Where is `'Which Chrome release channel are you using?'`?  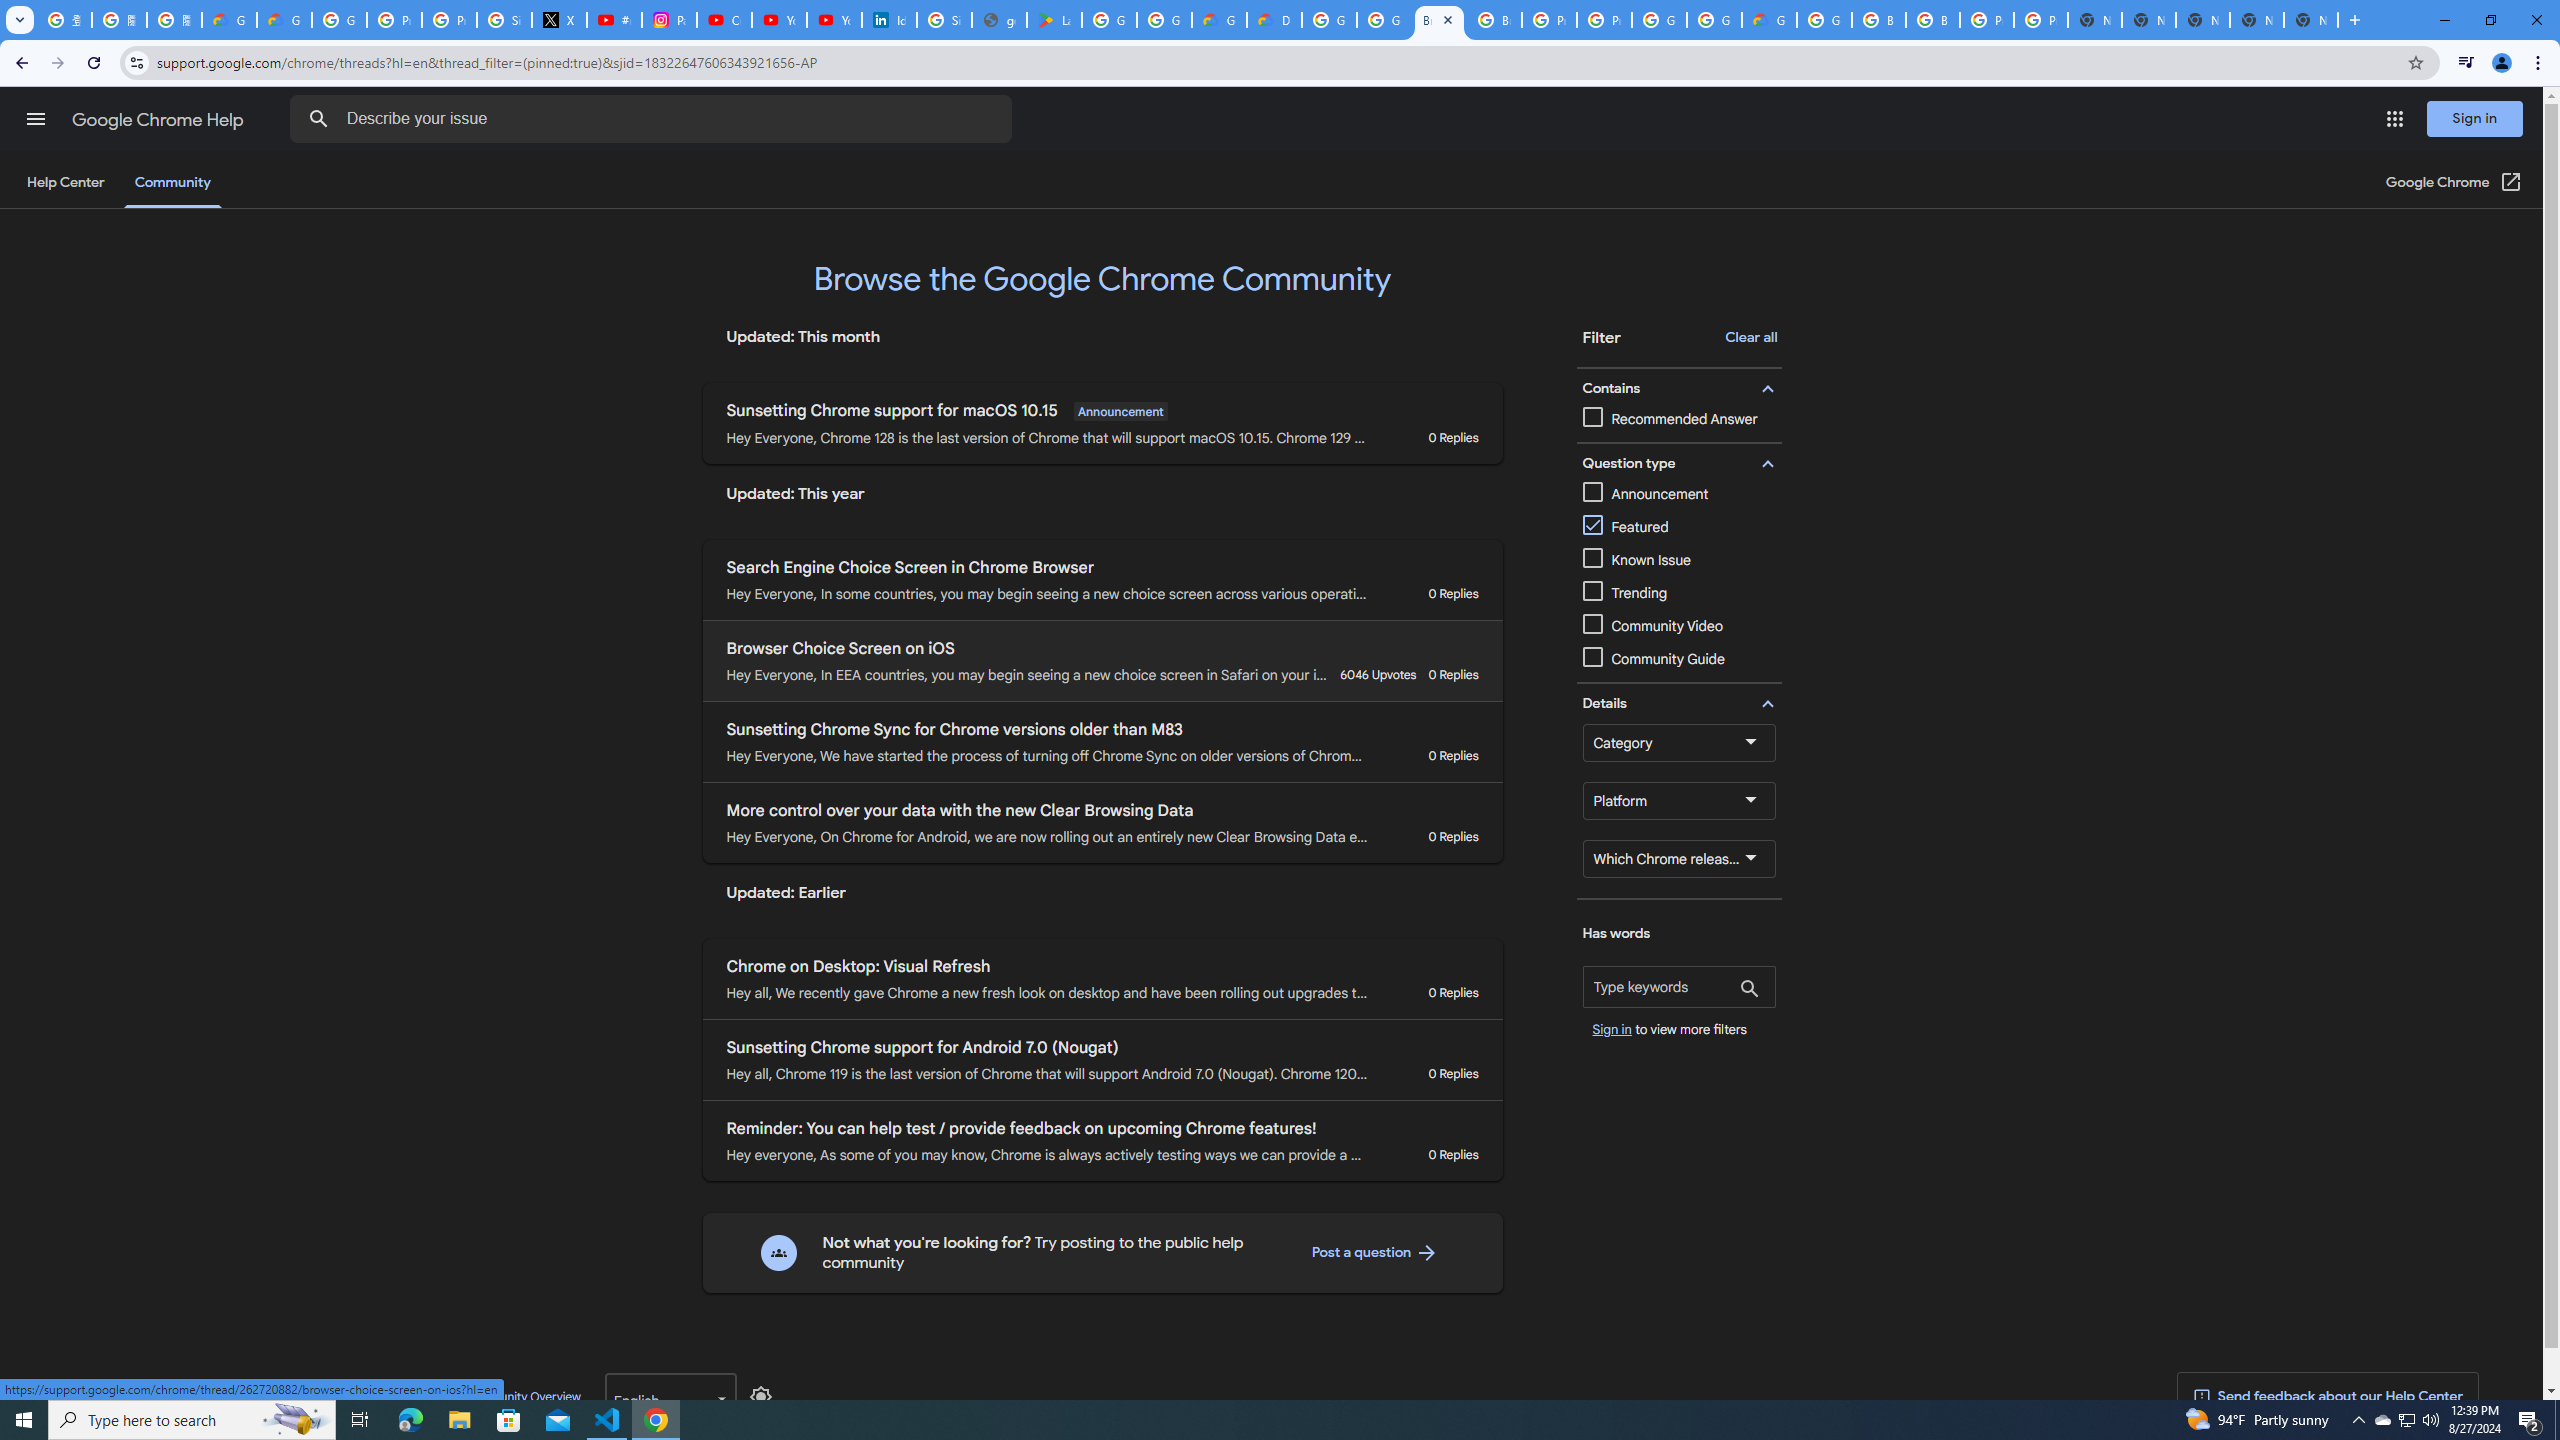 'Which Chrome release channel are you using?' is located at coordinates (1679, 857).